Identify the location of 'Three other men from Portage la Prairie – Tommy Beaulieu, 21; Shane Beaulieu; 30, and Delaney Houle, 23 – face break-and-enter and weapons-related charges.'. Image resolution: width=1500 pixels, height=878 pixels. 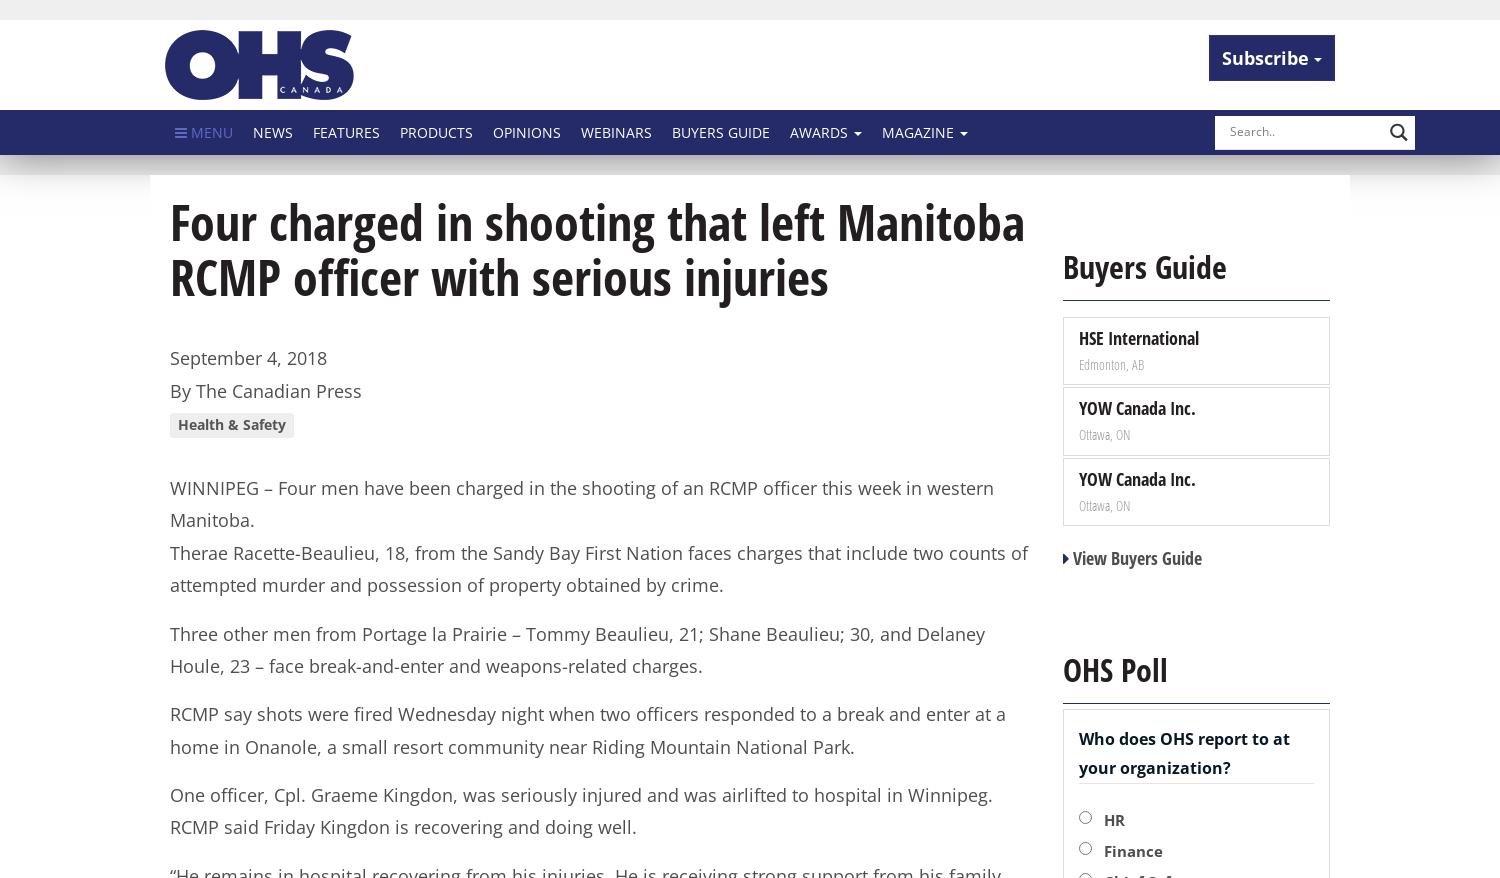
(169, 648).